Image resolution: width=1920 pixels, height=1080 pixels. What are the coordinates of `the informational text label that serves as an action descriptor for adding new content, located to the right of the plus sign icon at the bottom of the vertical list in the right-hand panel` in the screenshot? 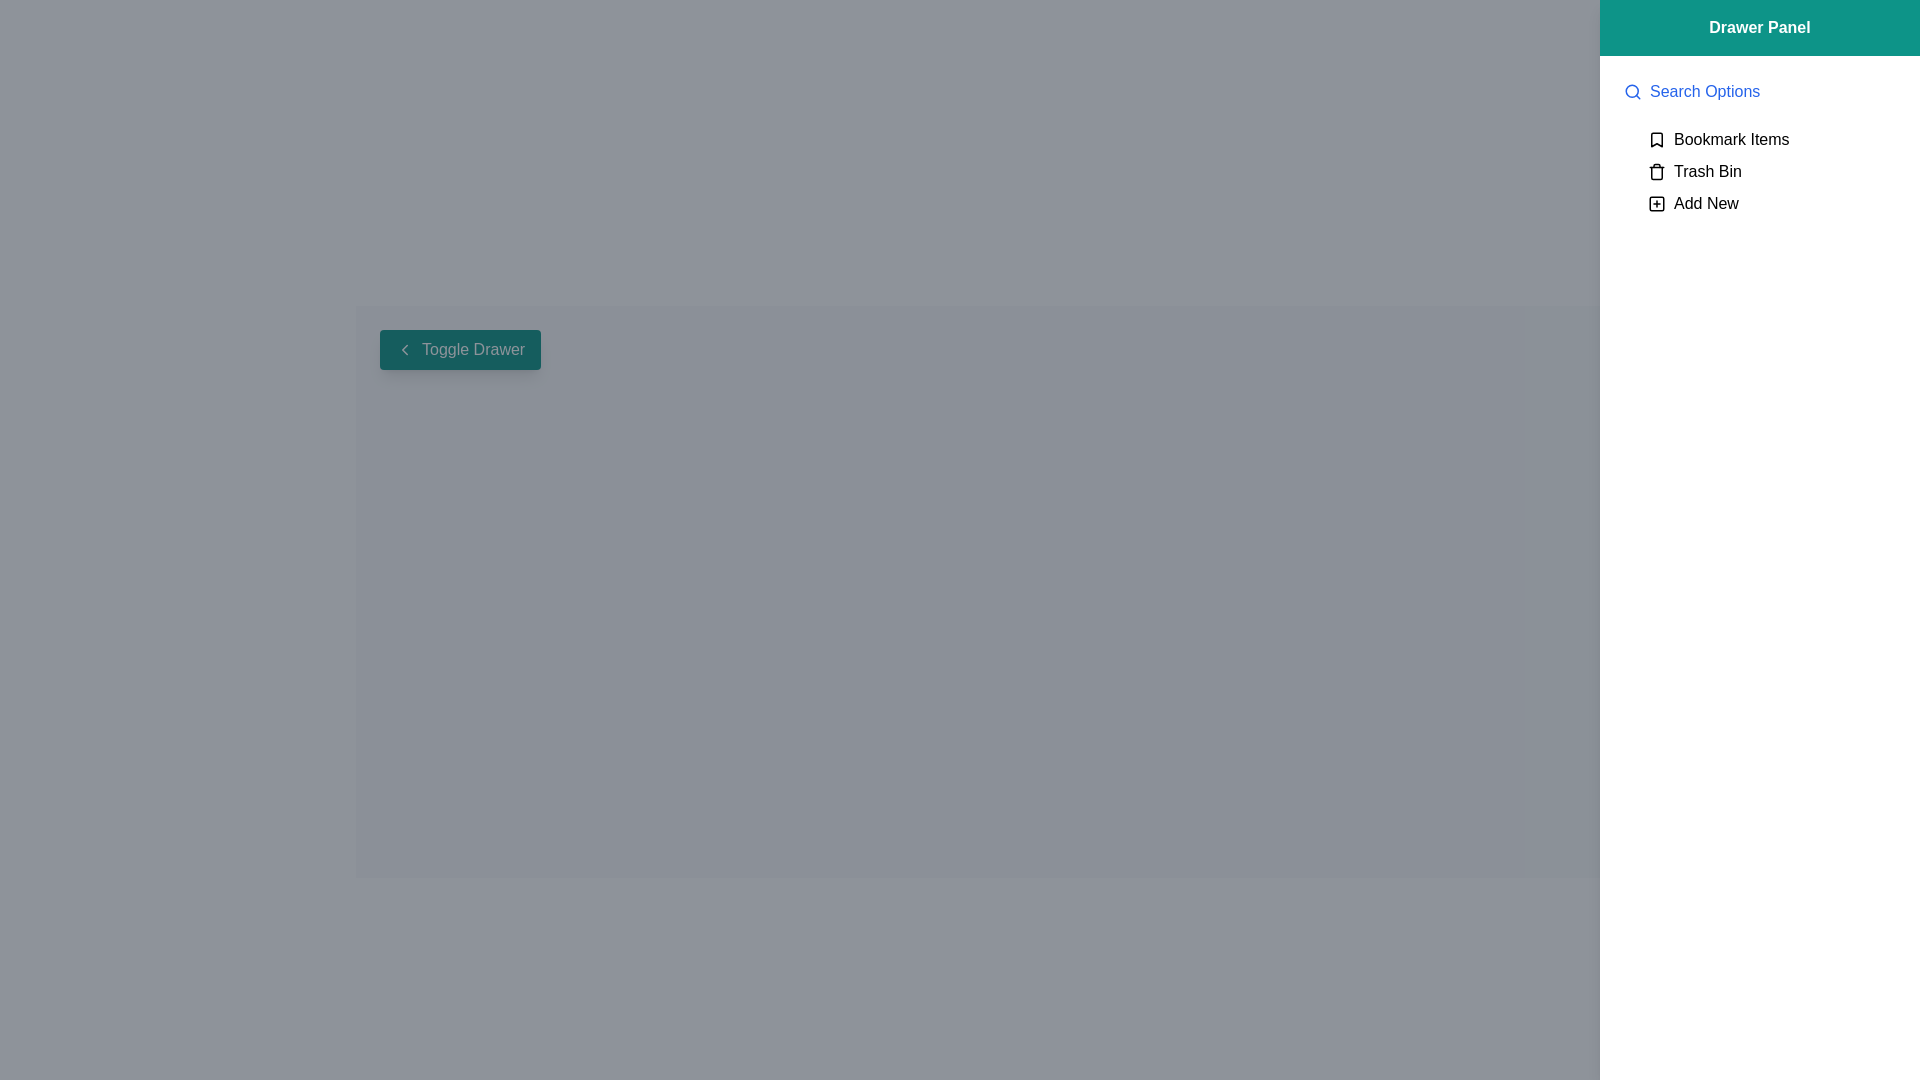 It's located at (1705, 204).